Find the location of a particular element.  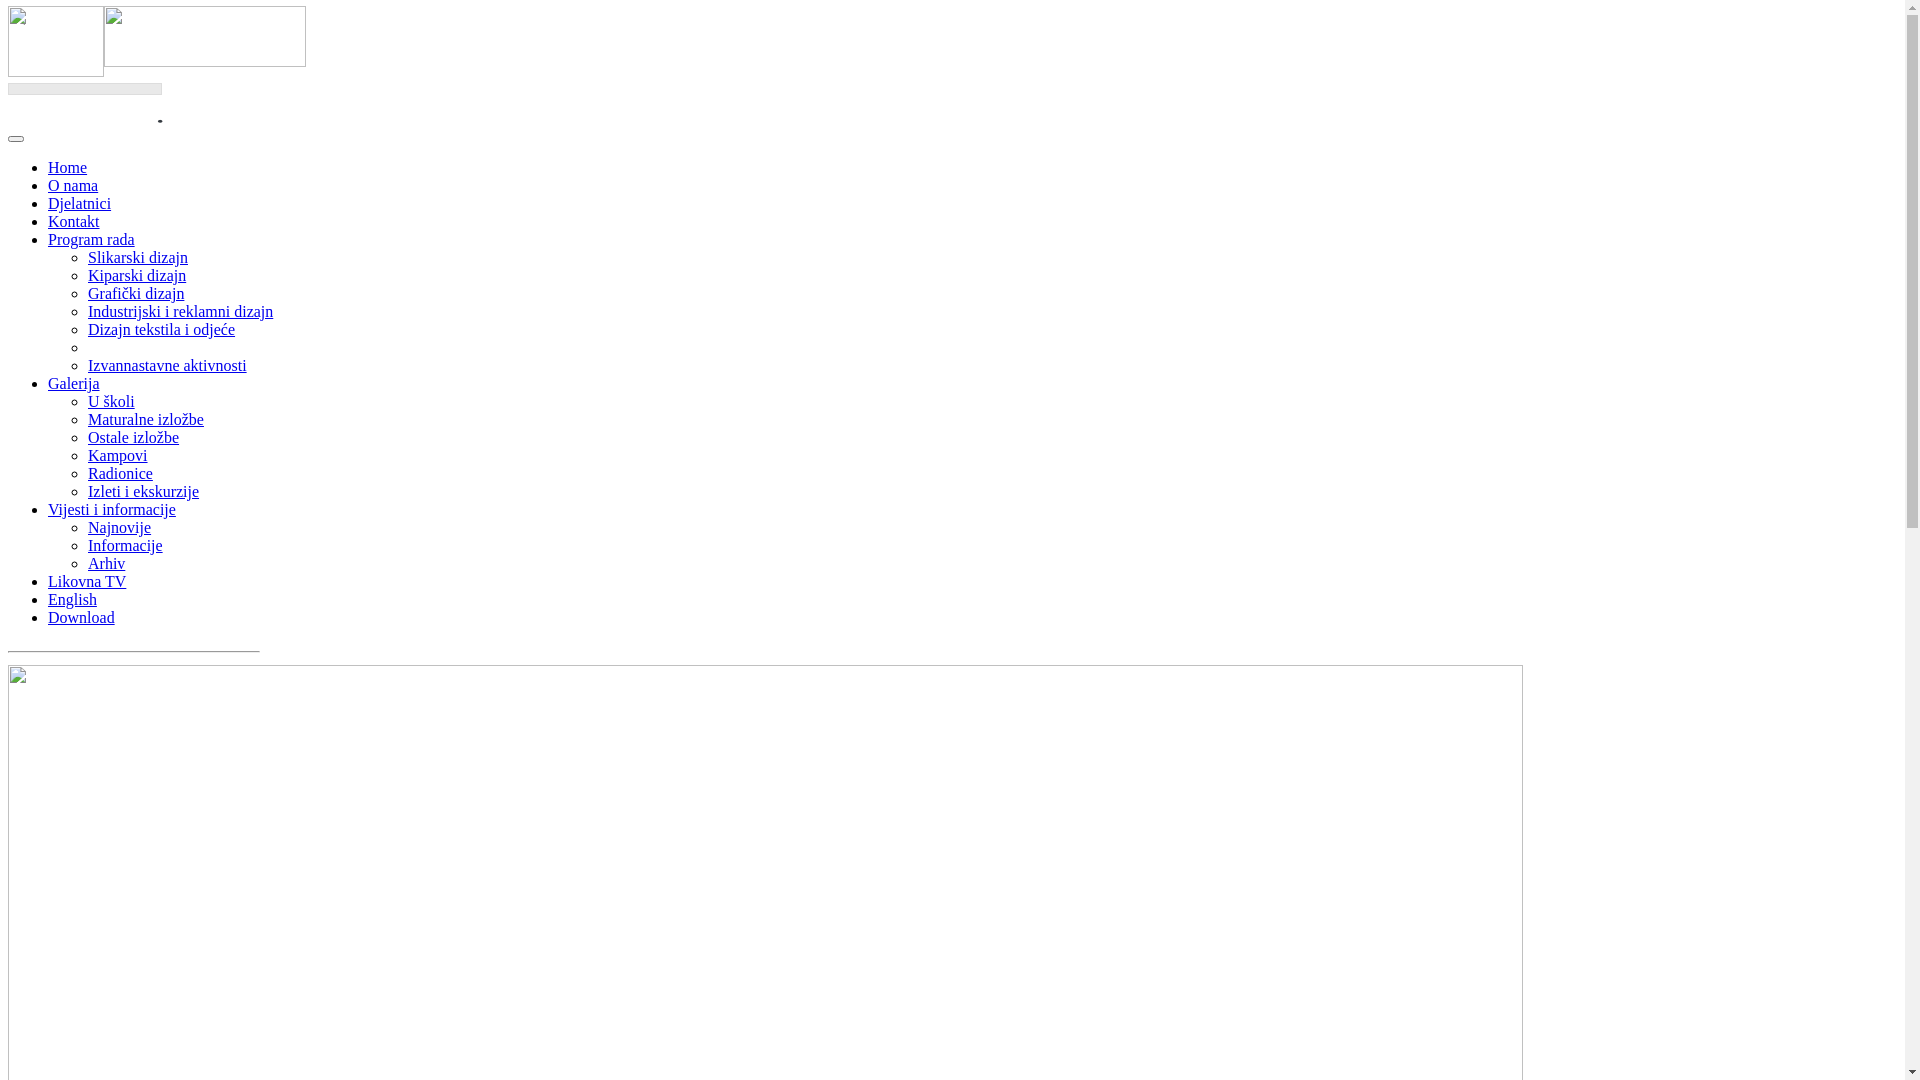

'O nama' is located at coordinates (48, 185).